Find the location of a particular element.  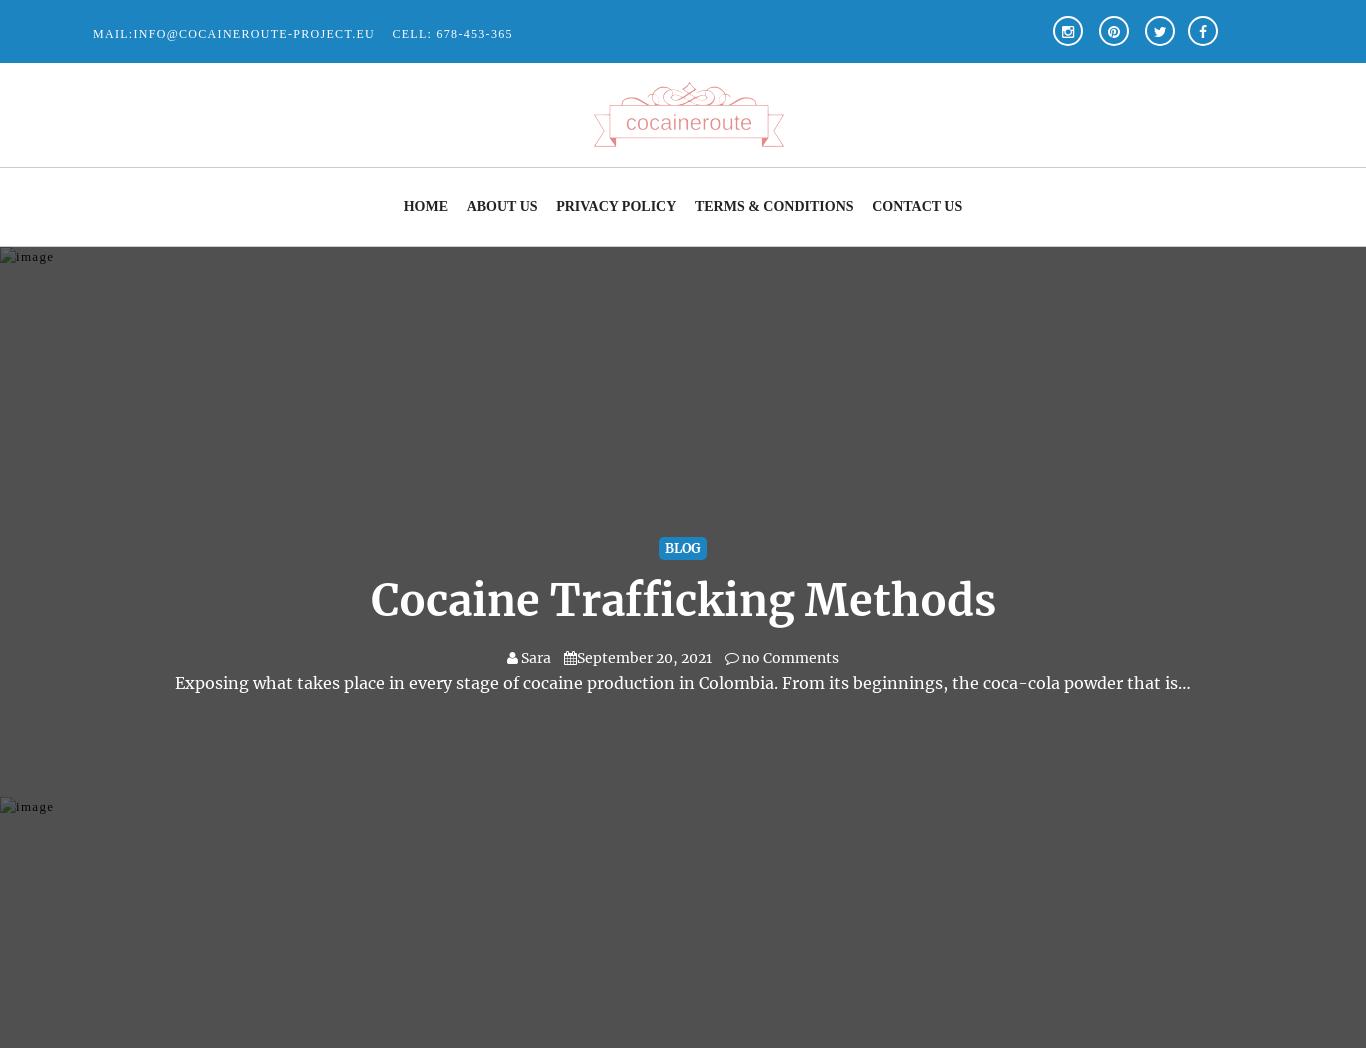

'MAIL:INFO@COCAINEROUTE-PROJECT.EU' is located at coordinates (233, 32).